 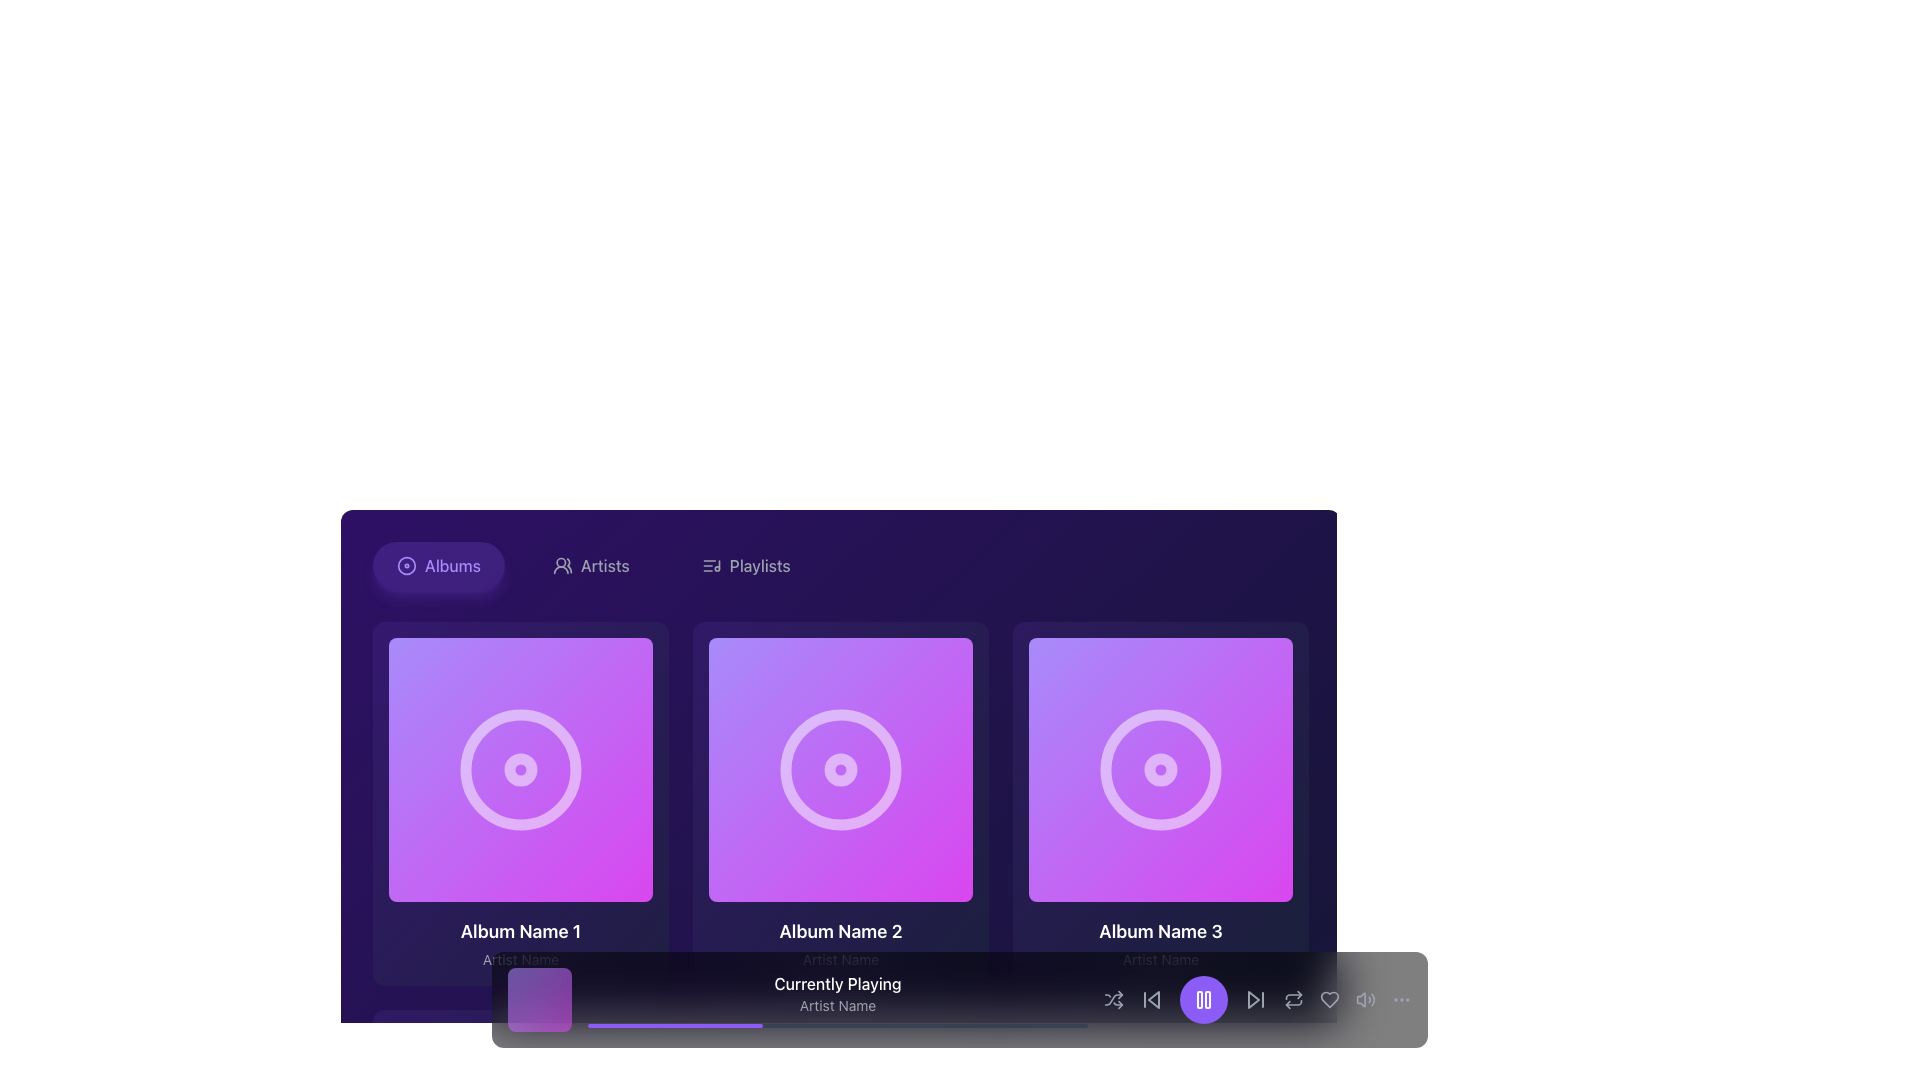 What do you see at coordinates (1061, 1026) in the screenshot?
I see `the slider` at bounding box center [1061, 1026].